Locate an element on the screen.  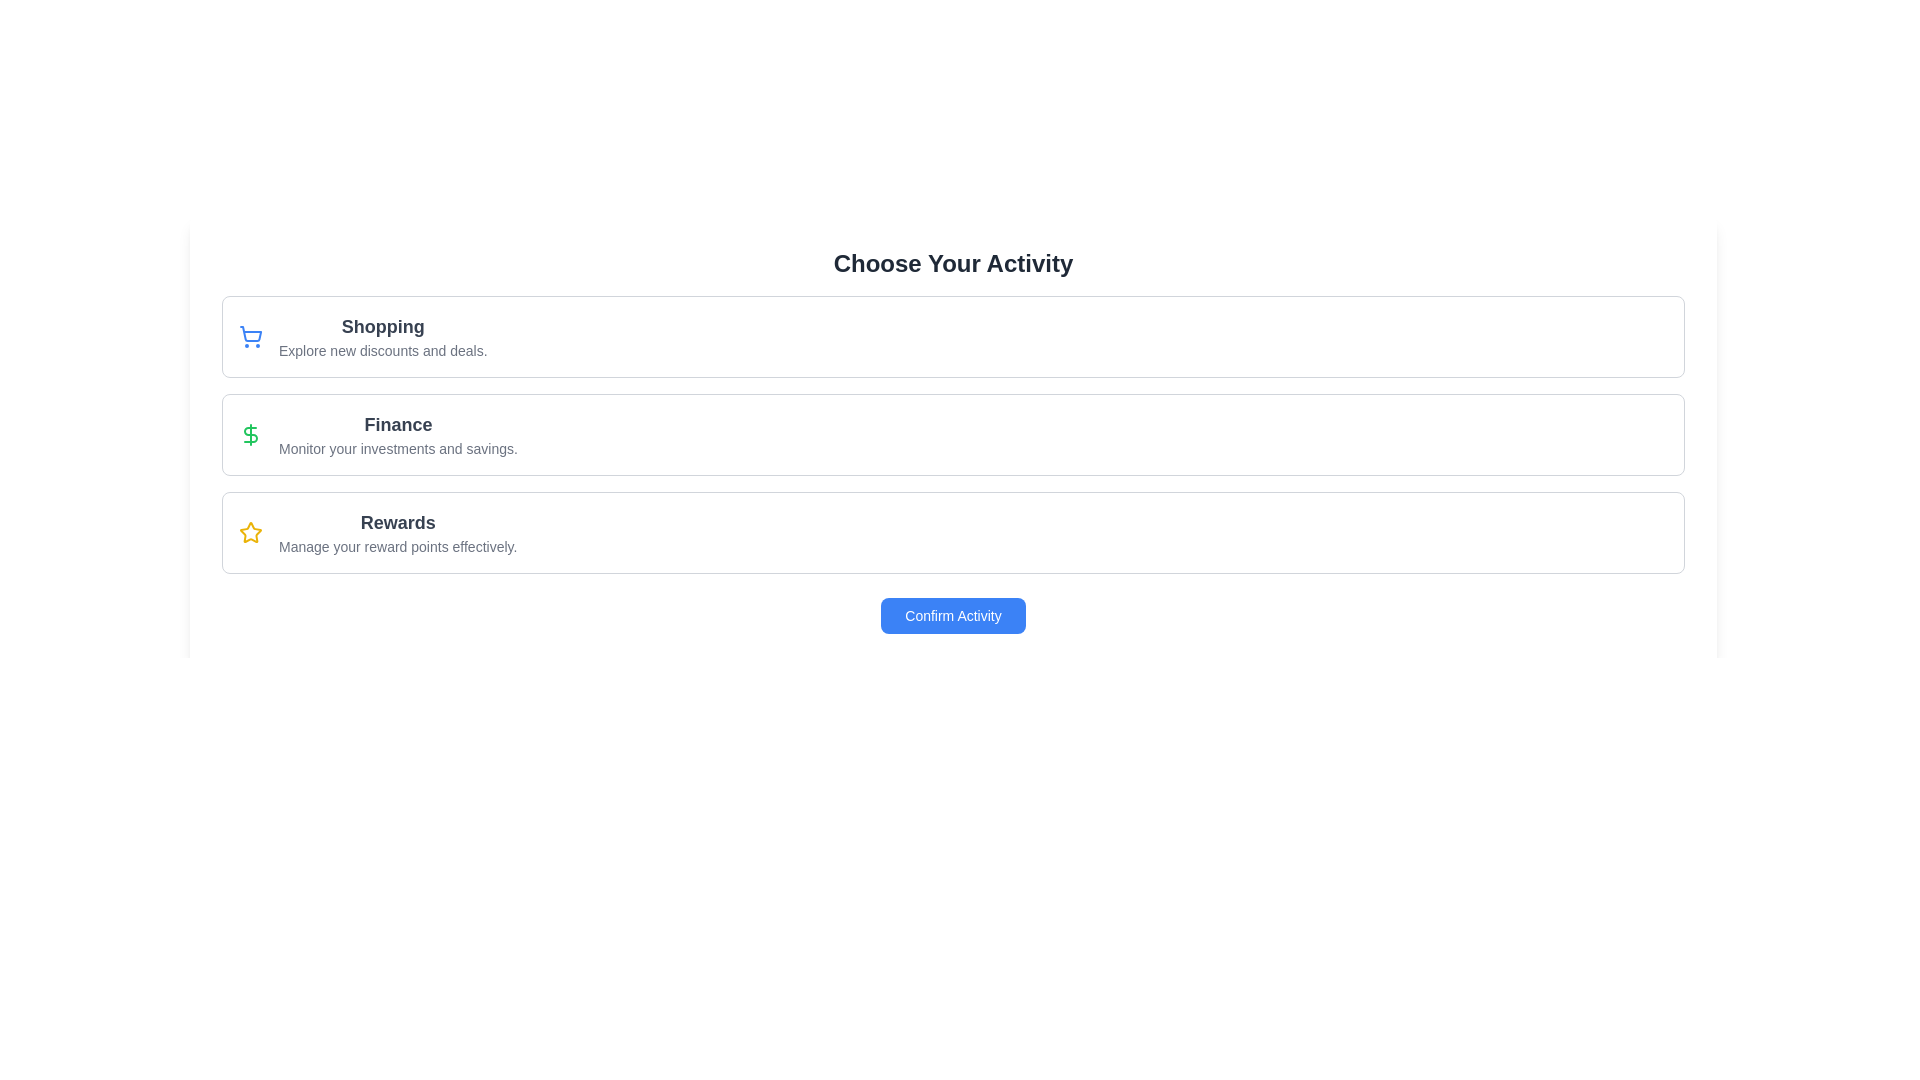
the 'Shopping' text block, which includes the title 'Shopping' in bold above the description 'Explore new discounts and deals', positioned at the top of a list with a shopping cart icon to the left is located at coordinates (383, 335).